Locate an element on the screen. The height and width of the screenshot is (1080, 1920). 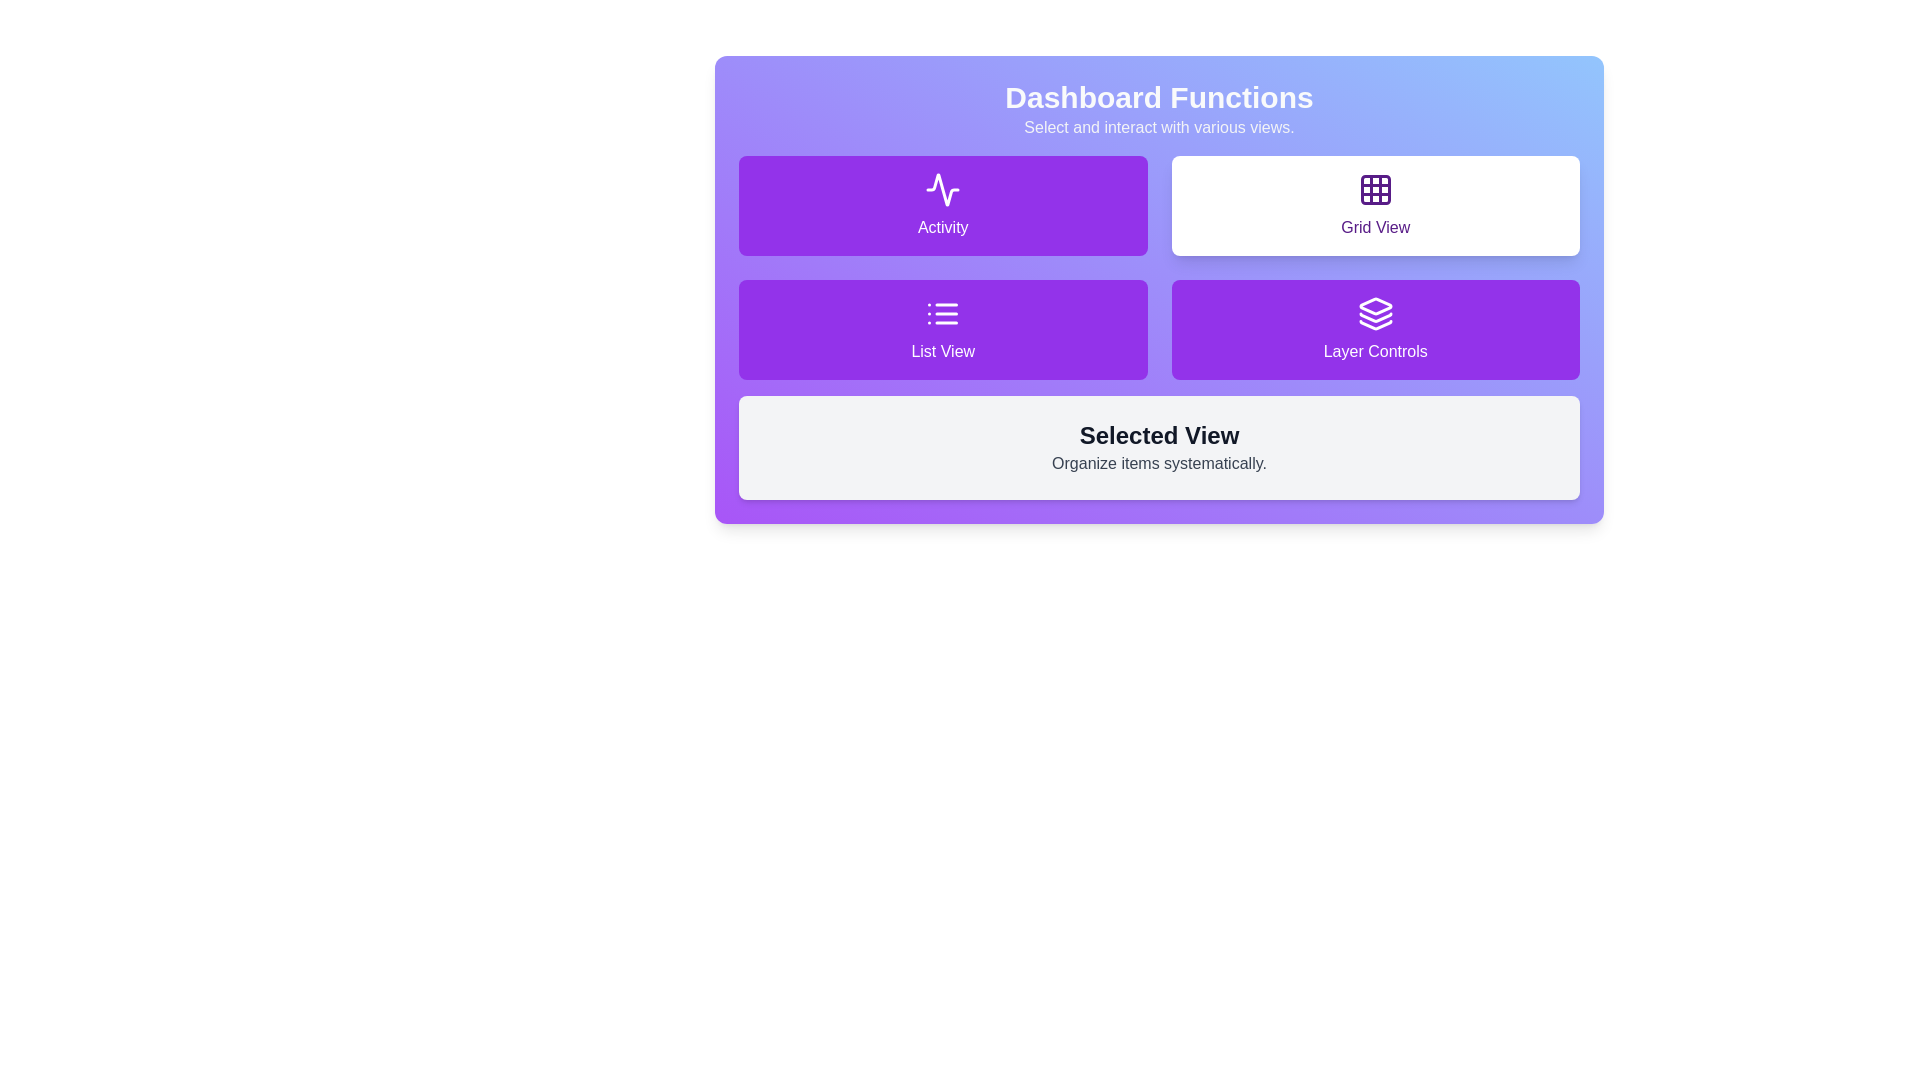
the static text label that provides descriptive text or instruction related to the 'Selected View', located beneath the 'Selected View' text in a white box with rounded corners is located at coordinates (1159, 463).